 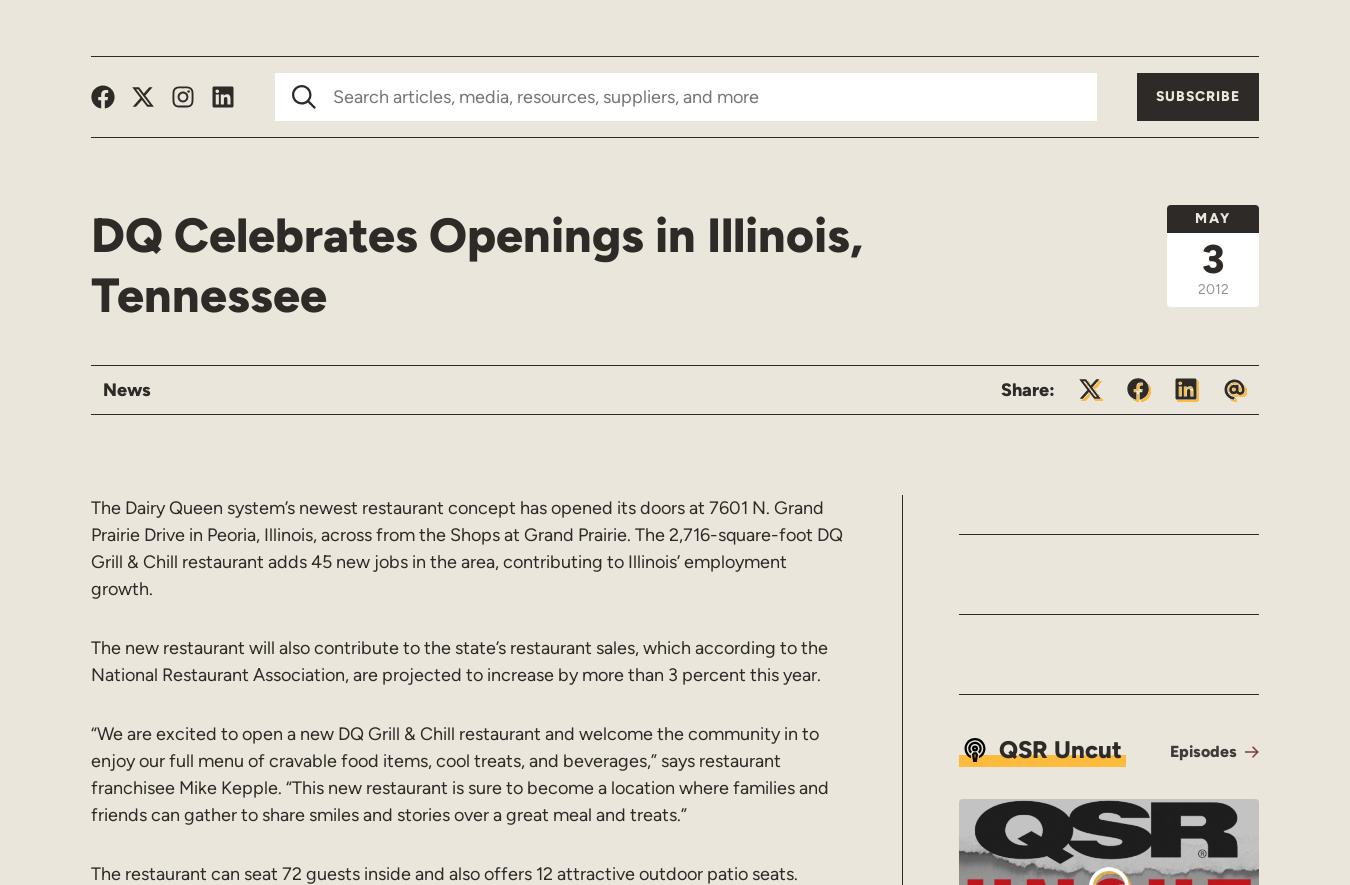 What do you see at coordinates (1218, 27) in the screenshot?
I see `'Resources'` at bounding box center [1218, 27].